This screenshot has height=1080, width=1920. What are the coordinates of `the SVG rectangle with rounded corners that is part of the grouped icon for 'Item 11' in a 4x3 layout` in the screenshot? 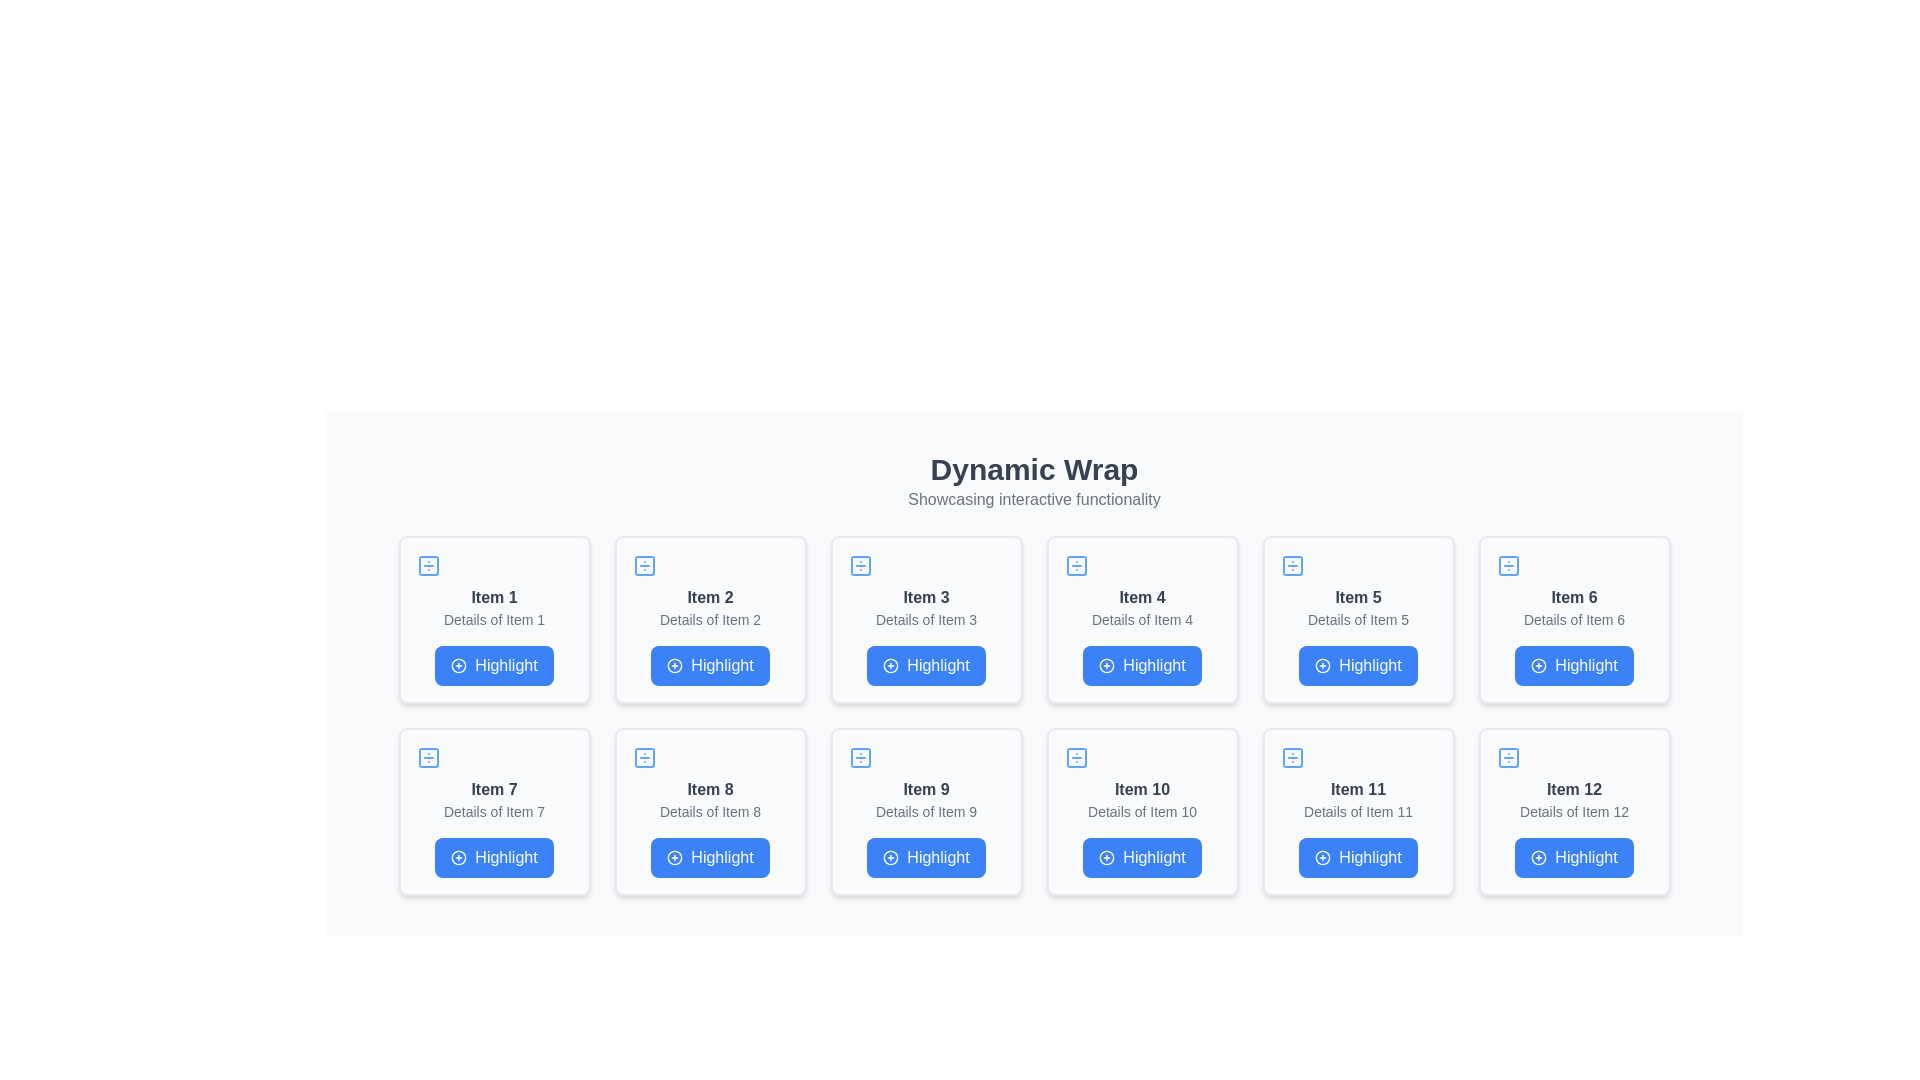 It's located at (1292, 758).